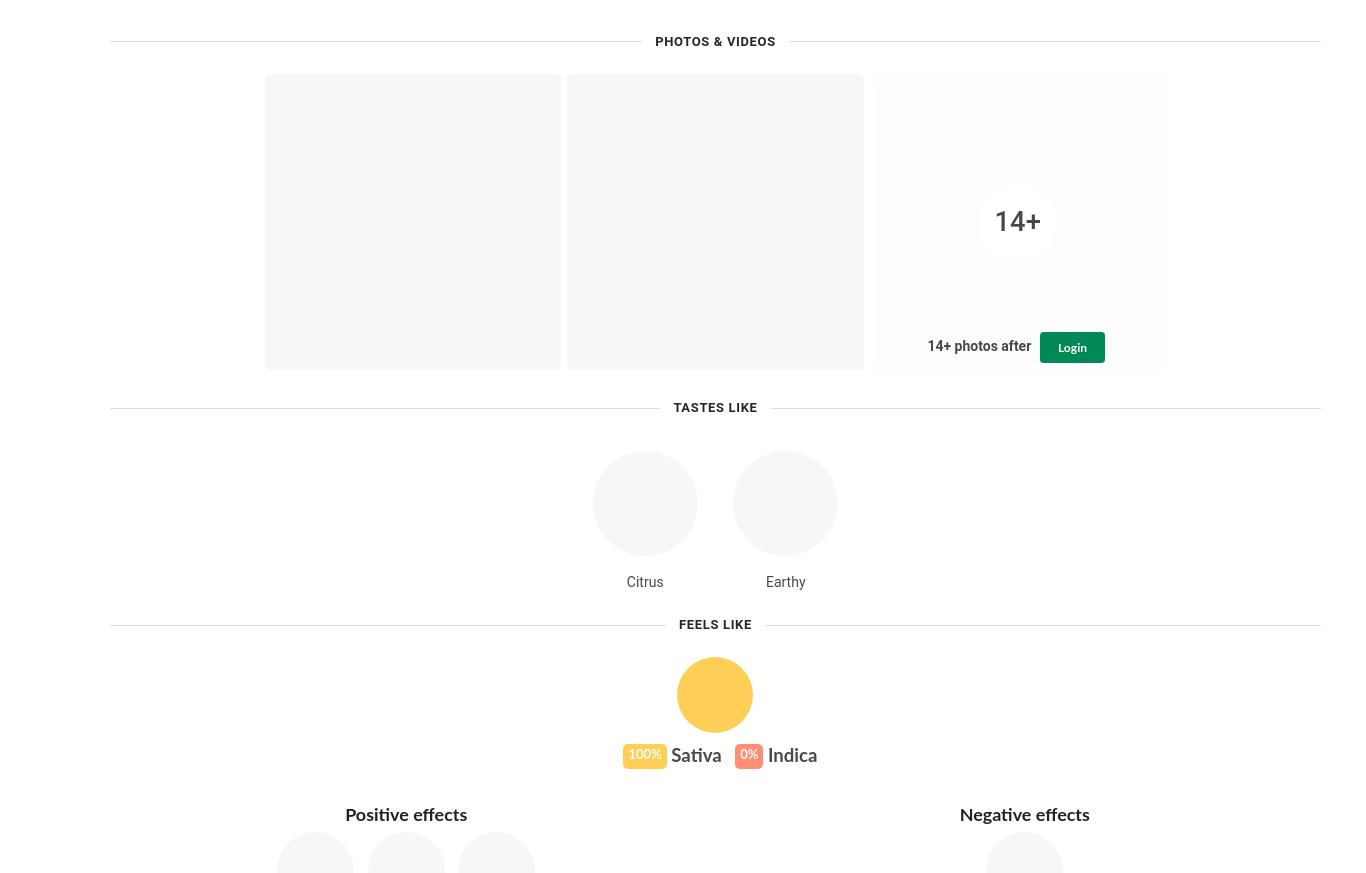 The width and height of the screenshot is (1366, 873). Describe the element at coordinates (926, 345) in the screenshot. I see `'14+ photos after'` at that location.